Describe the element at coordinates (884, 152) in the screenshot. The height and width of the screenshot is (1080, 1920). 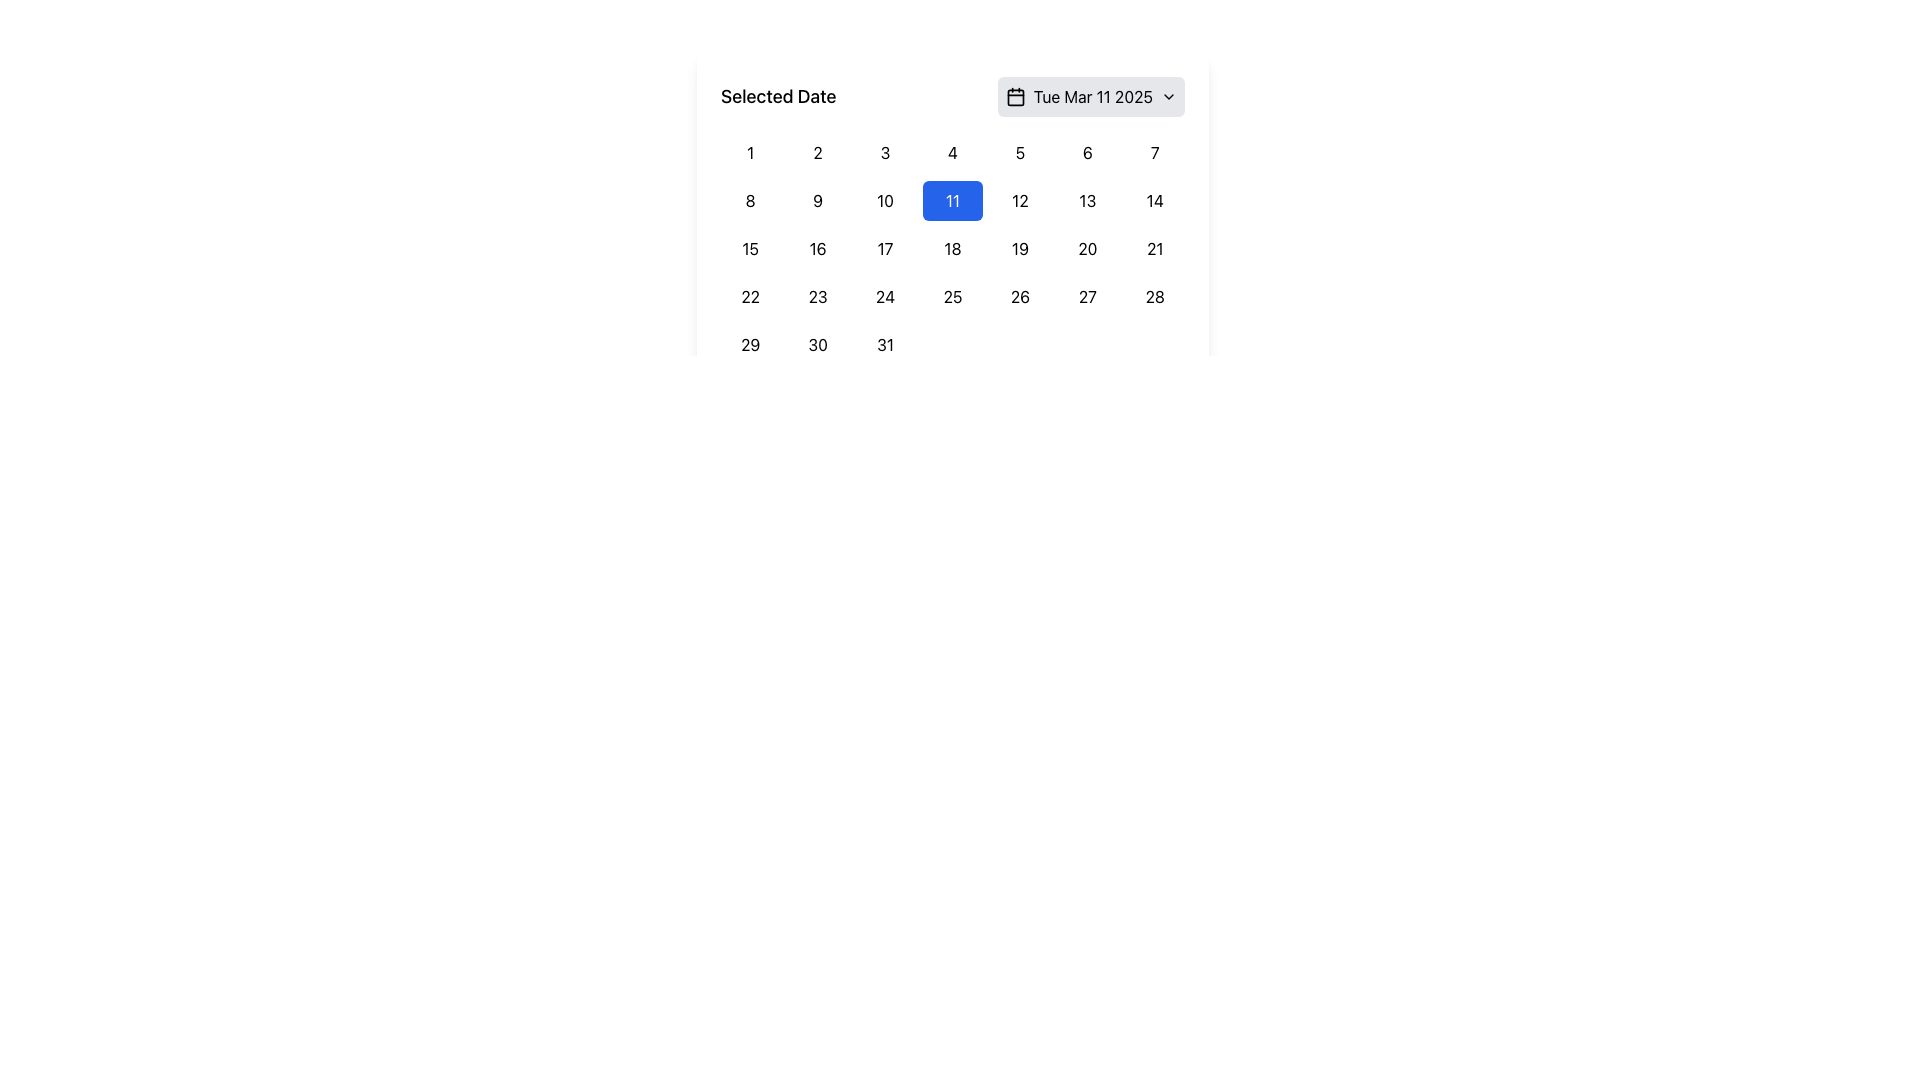
I see `the prominent button labeled '3' in the calendar grid` at that location.